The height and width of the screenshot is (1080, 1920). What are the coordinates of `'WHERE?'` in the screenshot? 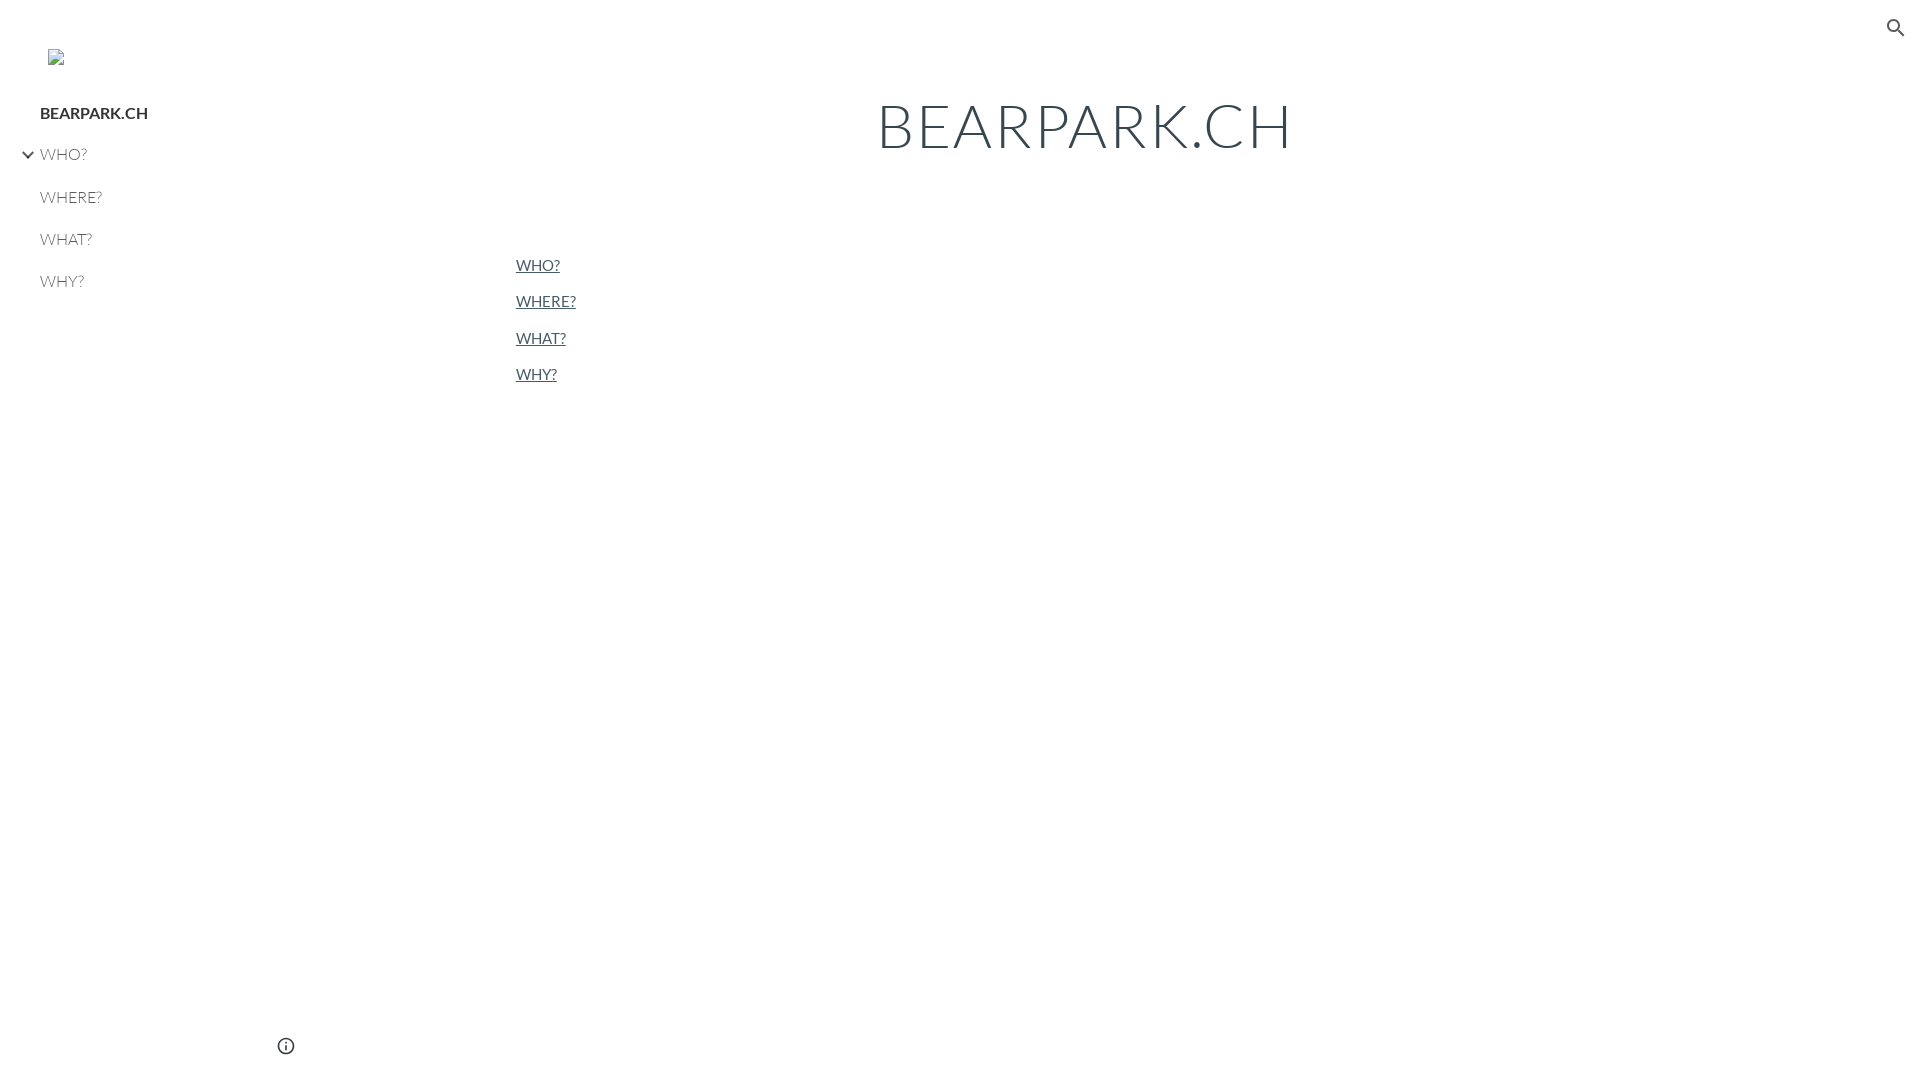 It's located at (35, 196).